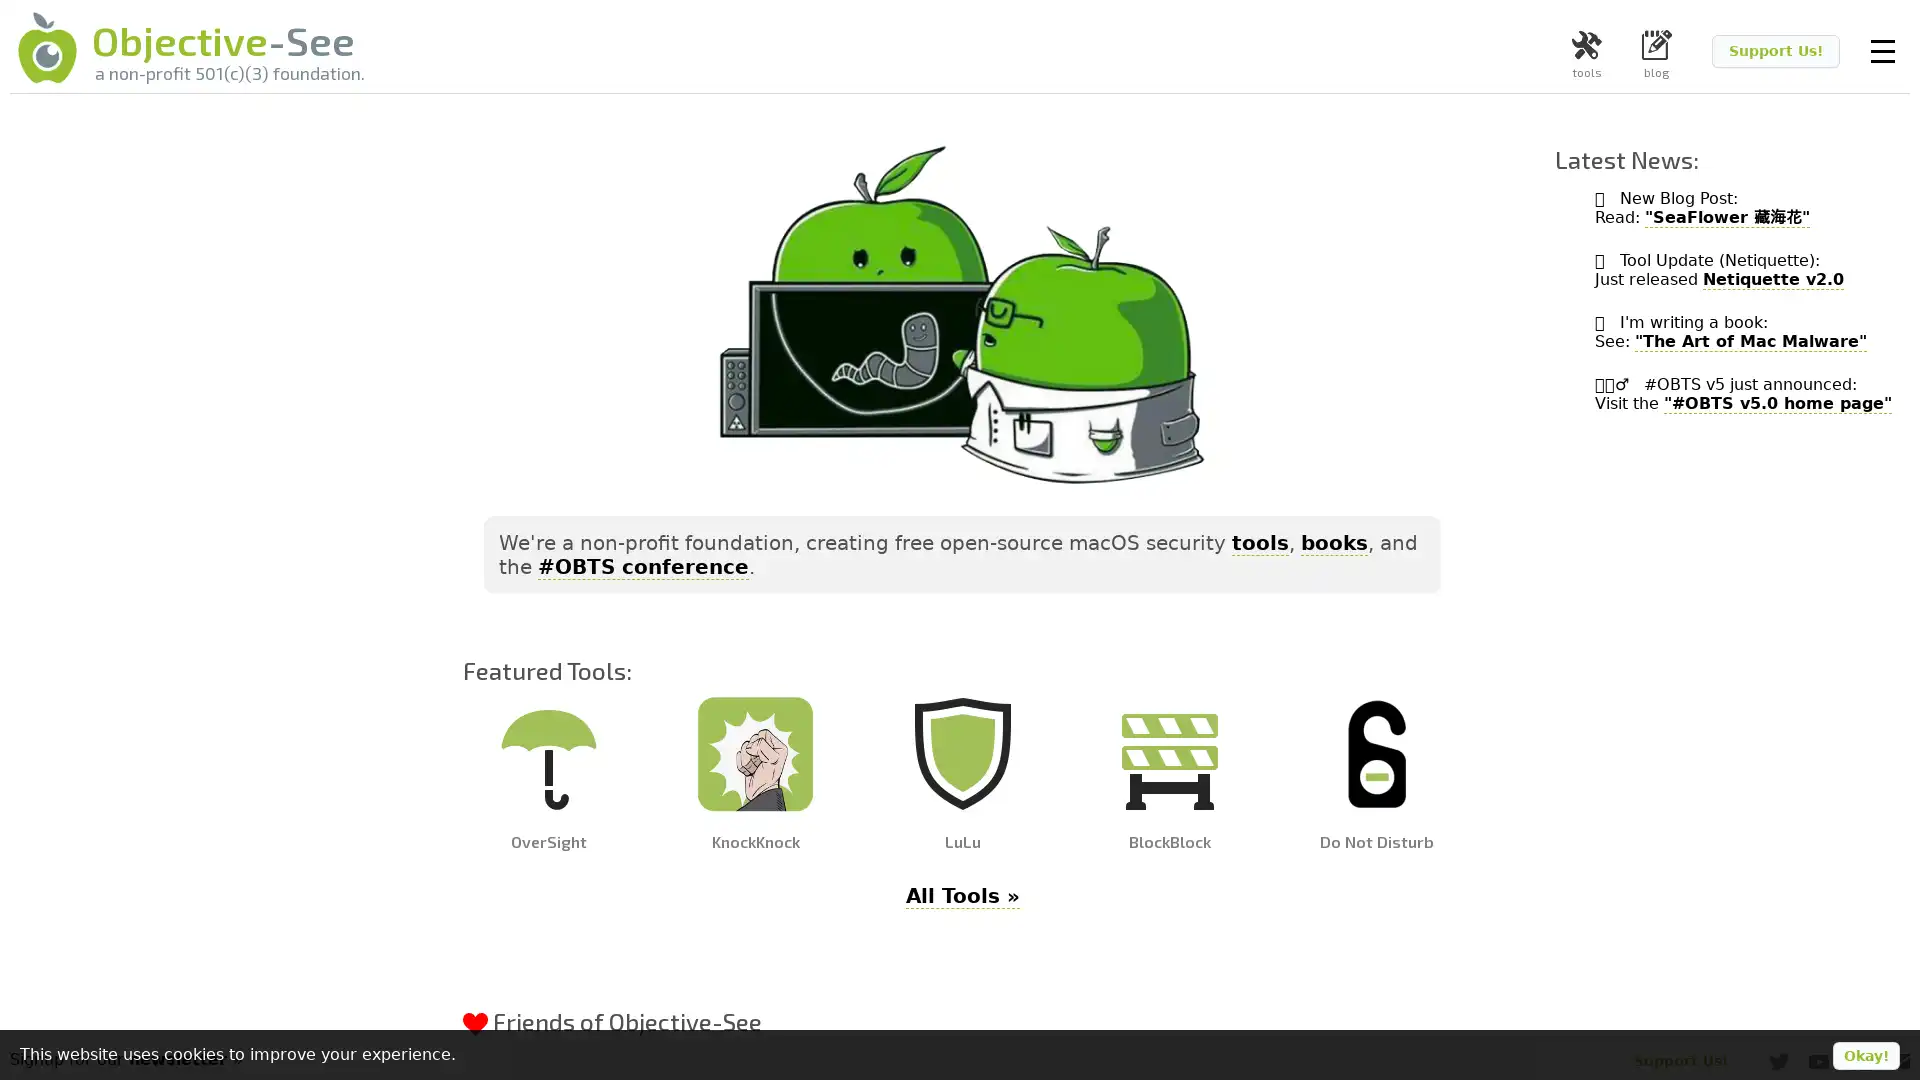  Describe the element at coordinates (1865, 1055) in the screenshot. I see `Okay!` at that location.